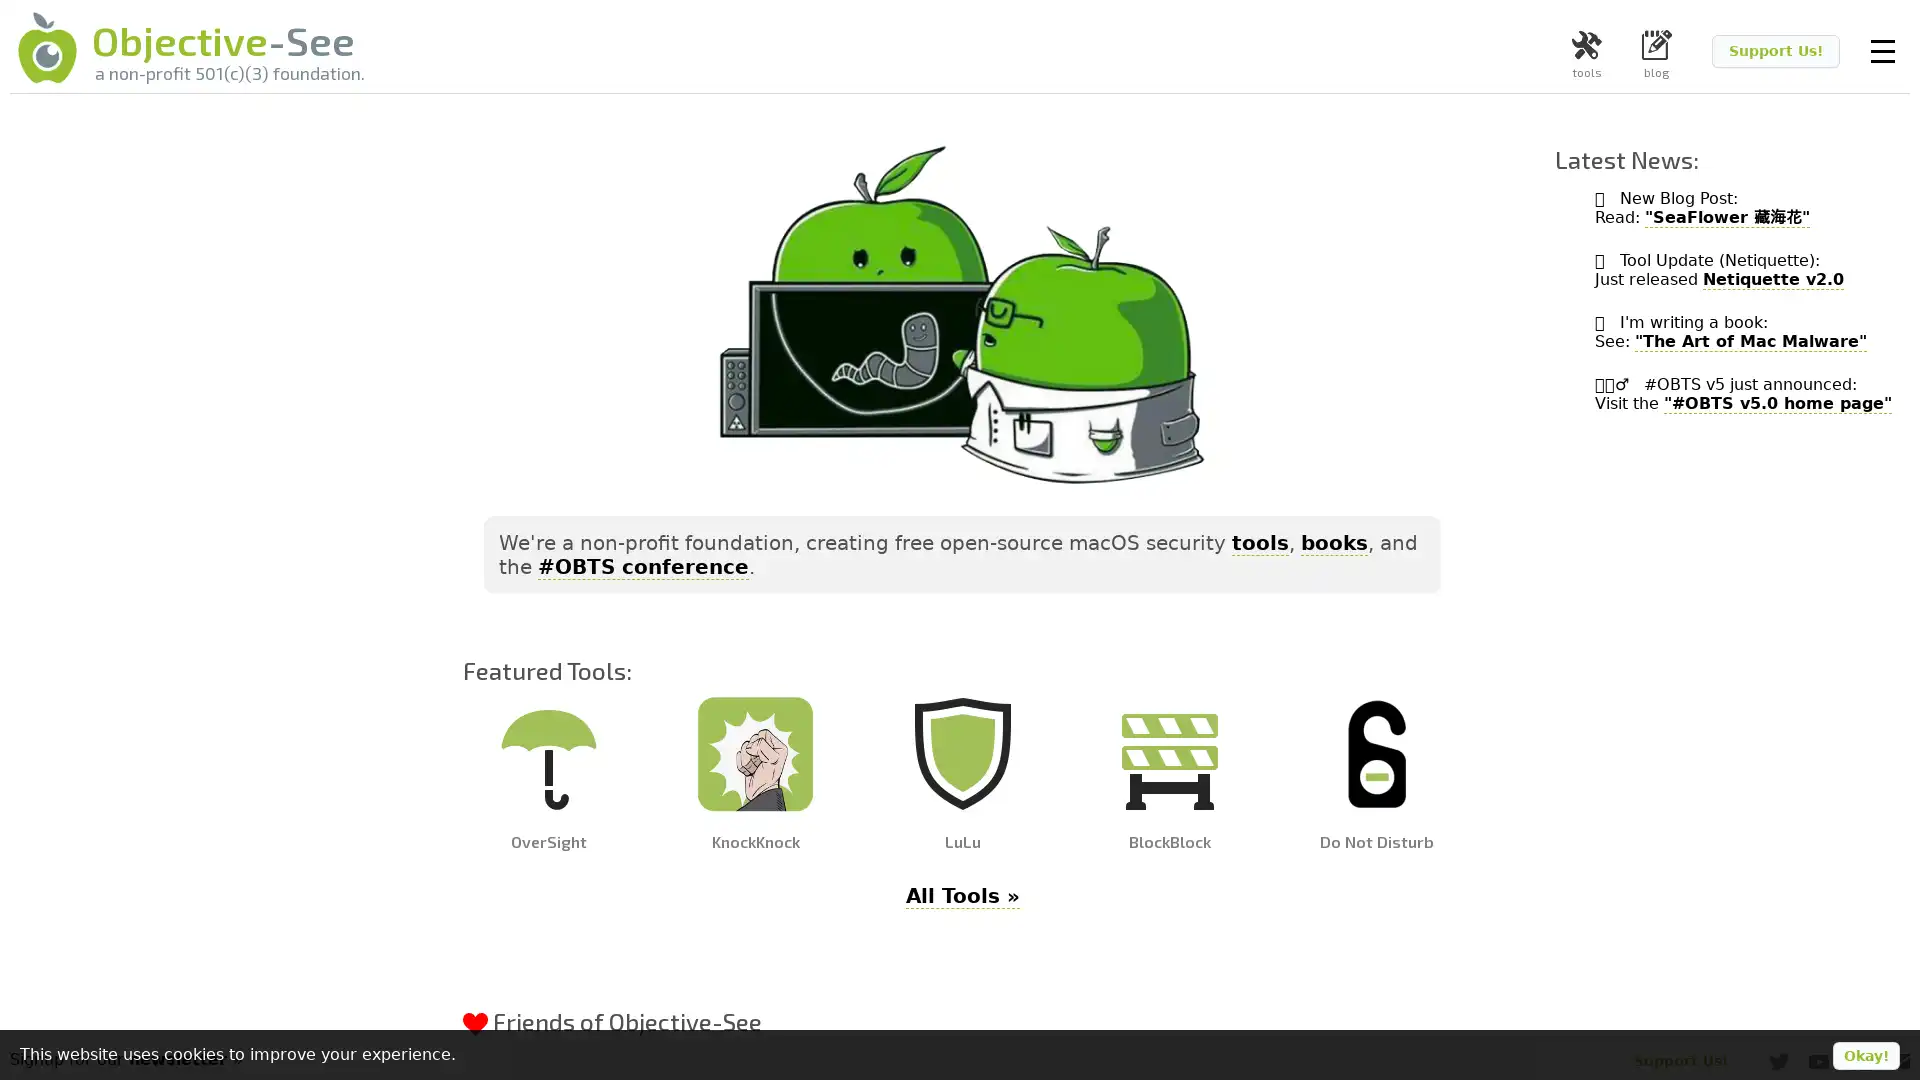  Describe the element at coordinates (1865, 1055) in the screenshot. I see `Okay!` at that location.